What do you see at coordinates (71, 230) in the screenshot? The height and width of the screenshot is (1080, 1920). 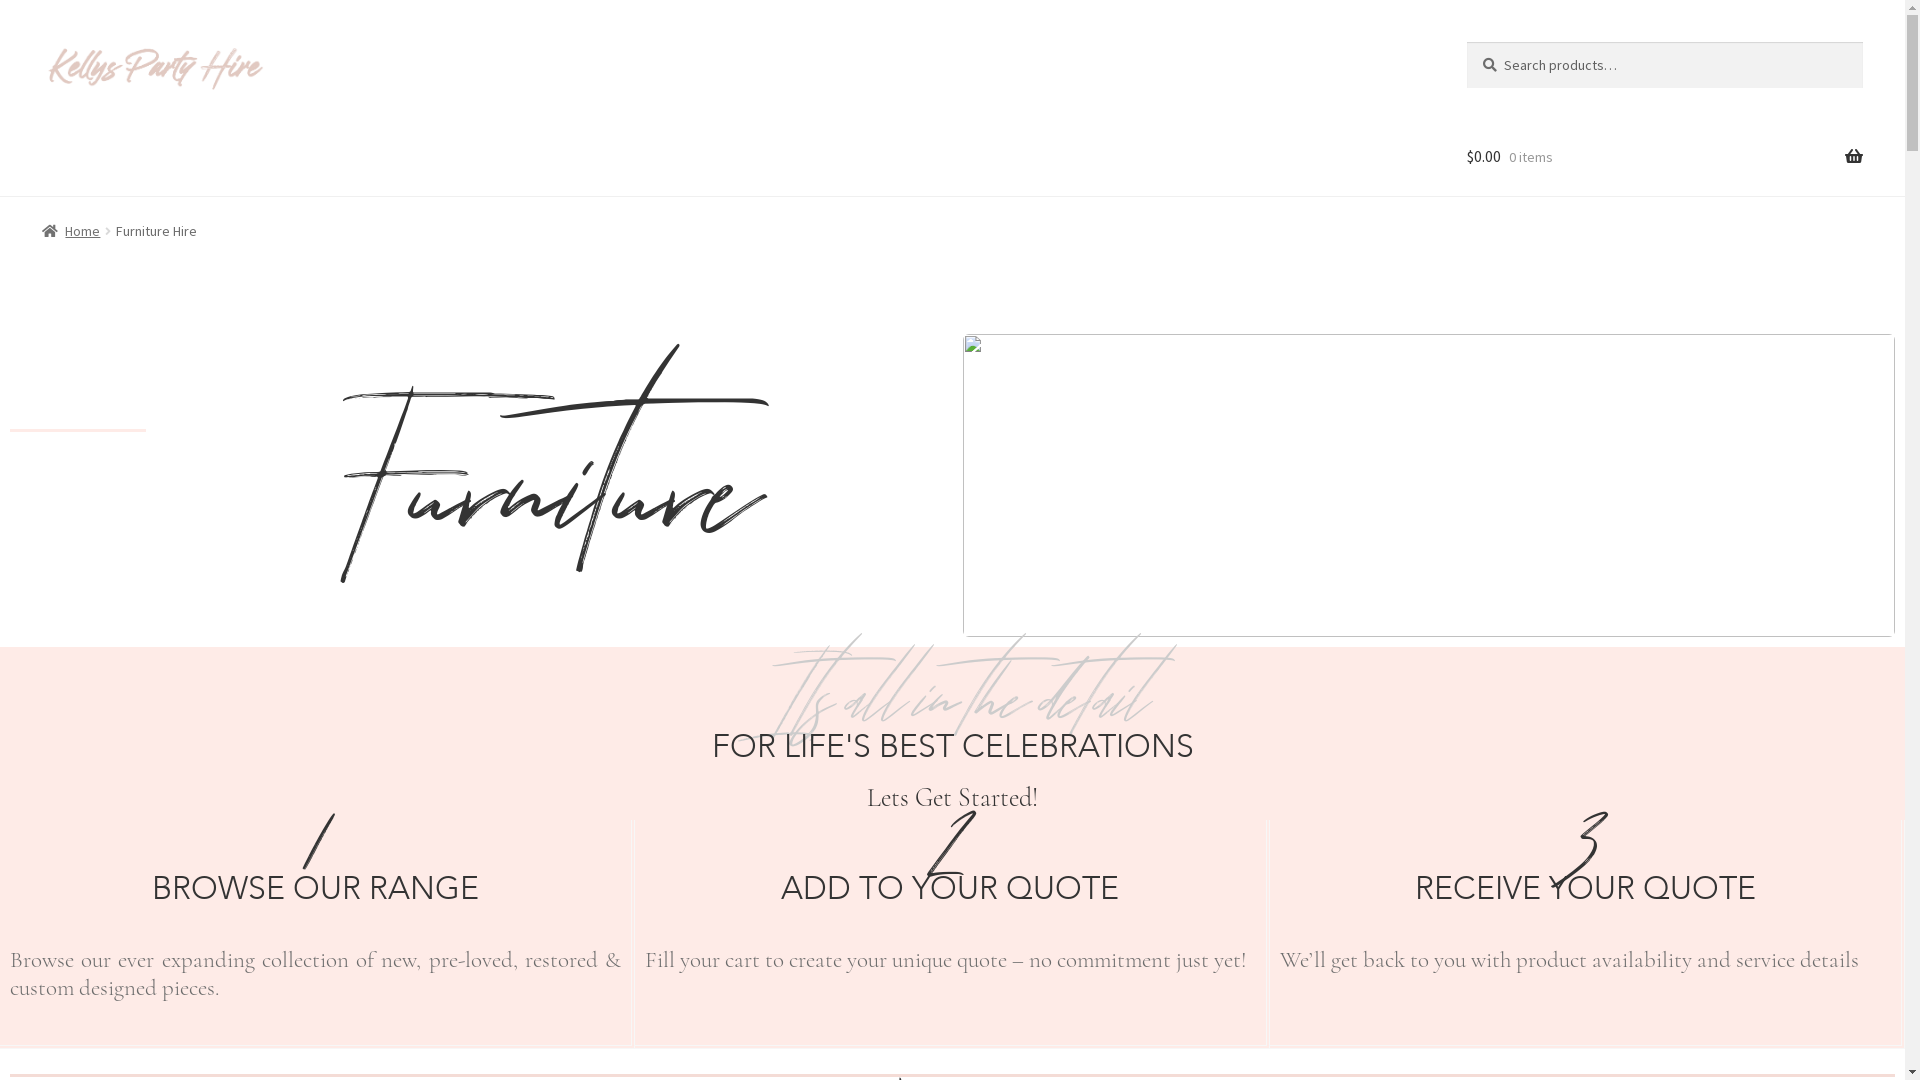 I see `'Home'` at bounding box center [71, 230].